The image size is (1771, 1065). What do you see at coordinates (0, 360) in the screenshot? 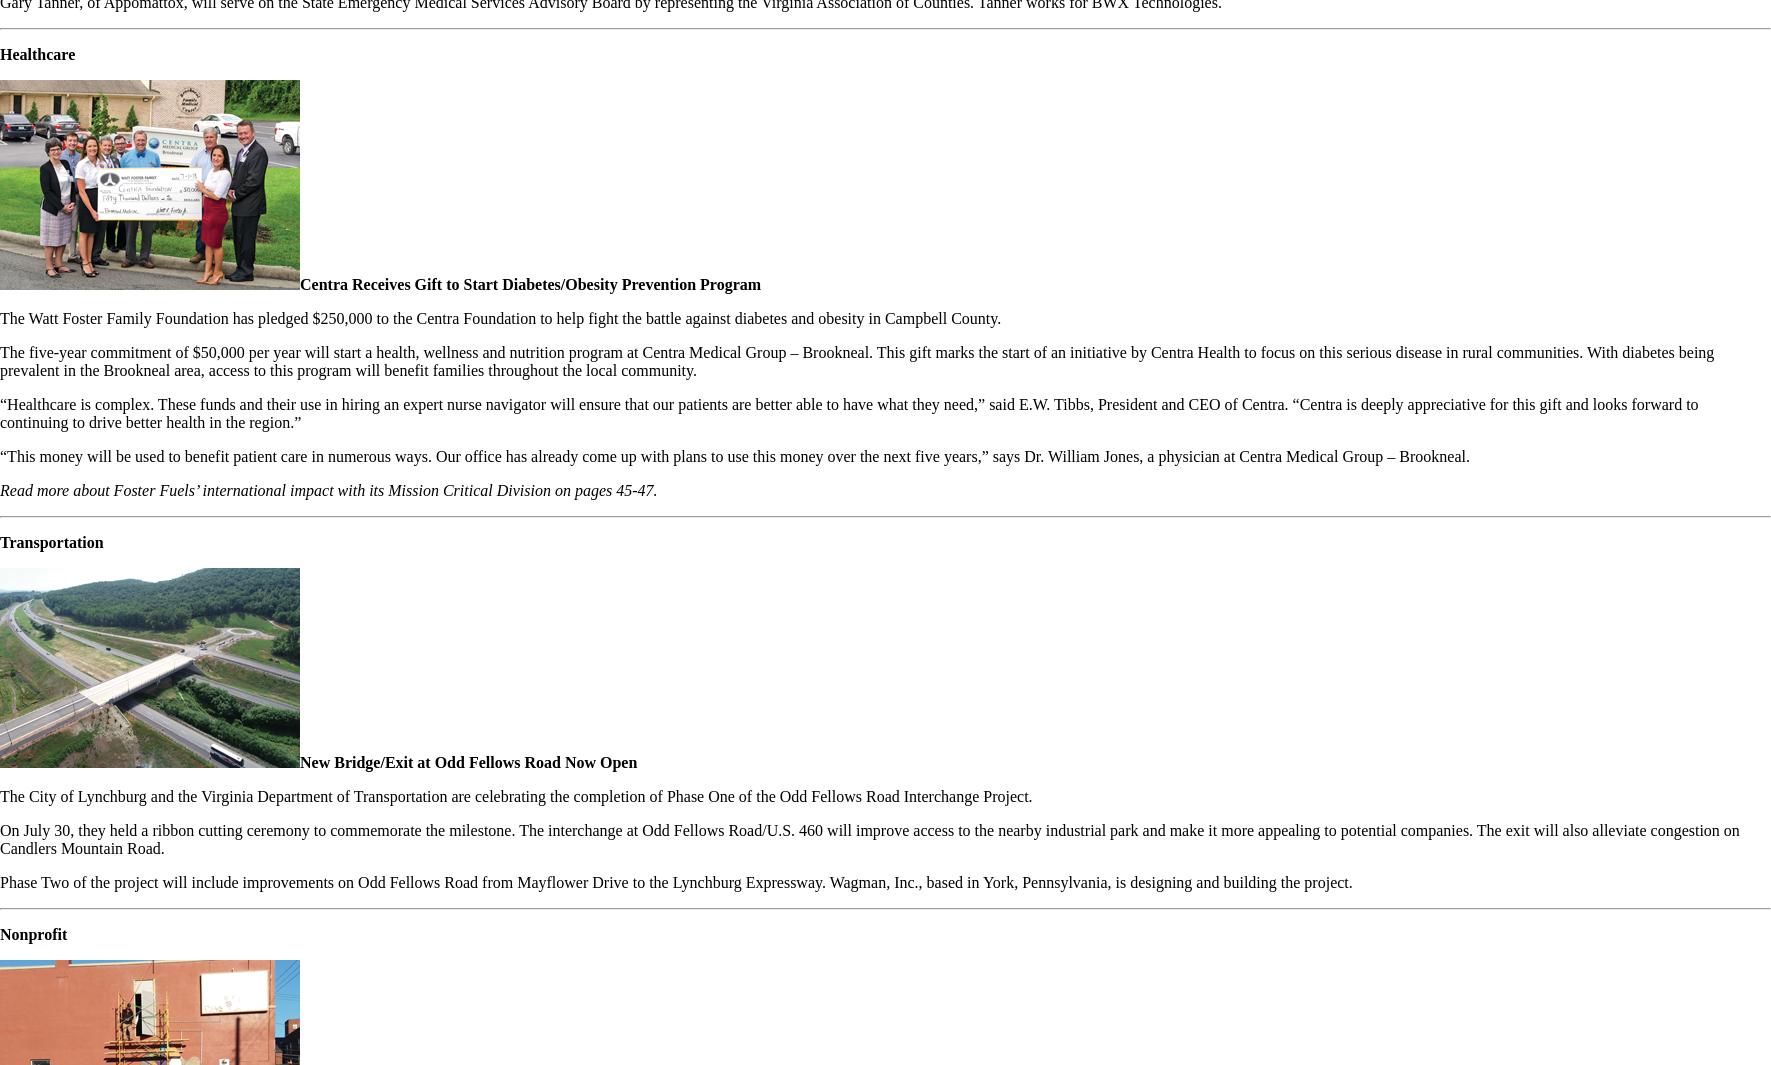
I see `'The five-year commitment of $50,000 per year will start a health, wellness and nutrition program at Centra Medical Group – Brookneal. This gift marks the start of an initiative by Centra Health to focus on this serious disease in rural communities. With diabetes being prevalent in the Brookneal area, access to this program will benefit families throughout the local community.'` at bounding box center [0, 360].